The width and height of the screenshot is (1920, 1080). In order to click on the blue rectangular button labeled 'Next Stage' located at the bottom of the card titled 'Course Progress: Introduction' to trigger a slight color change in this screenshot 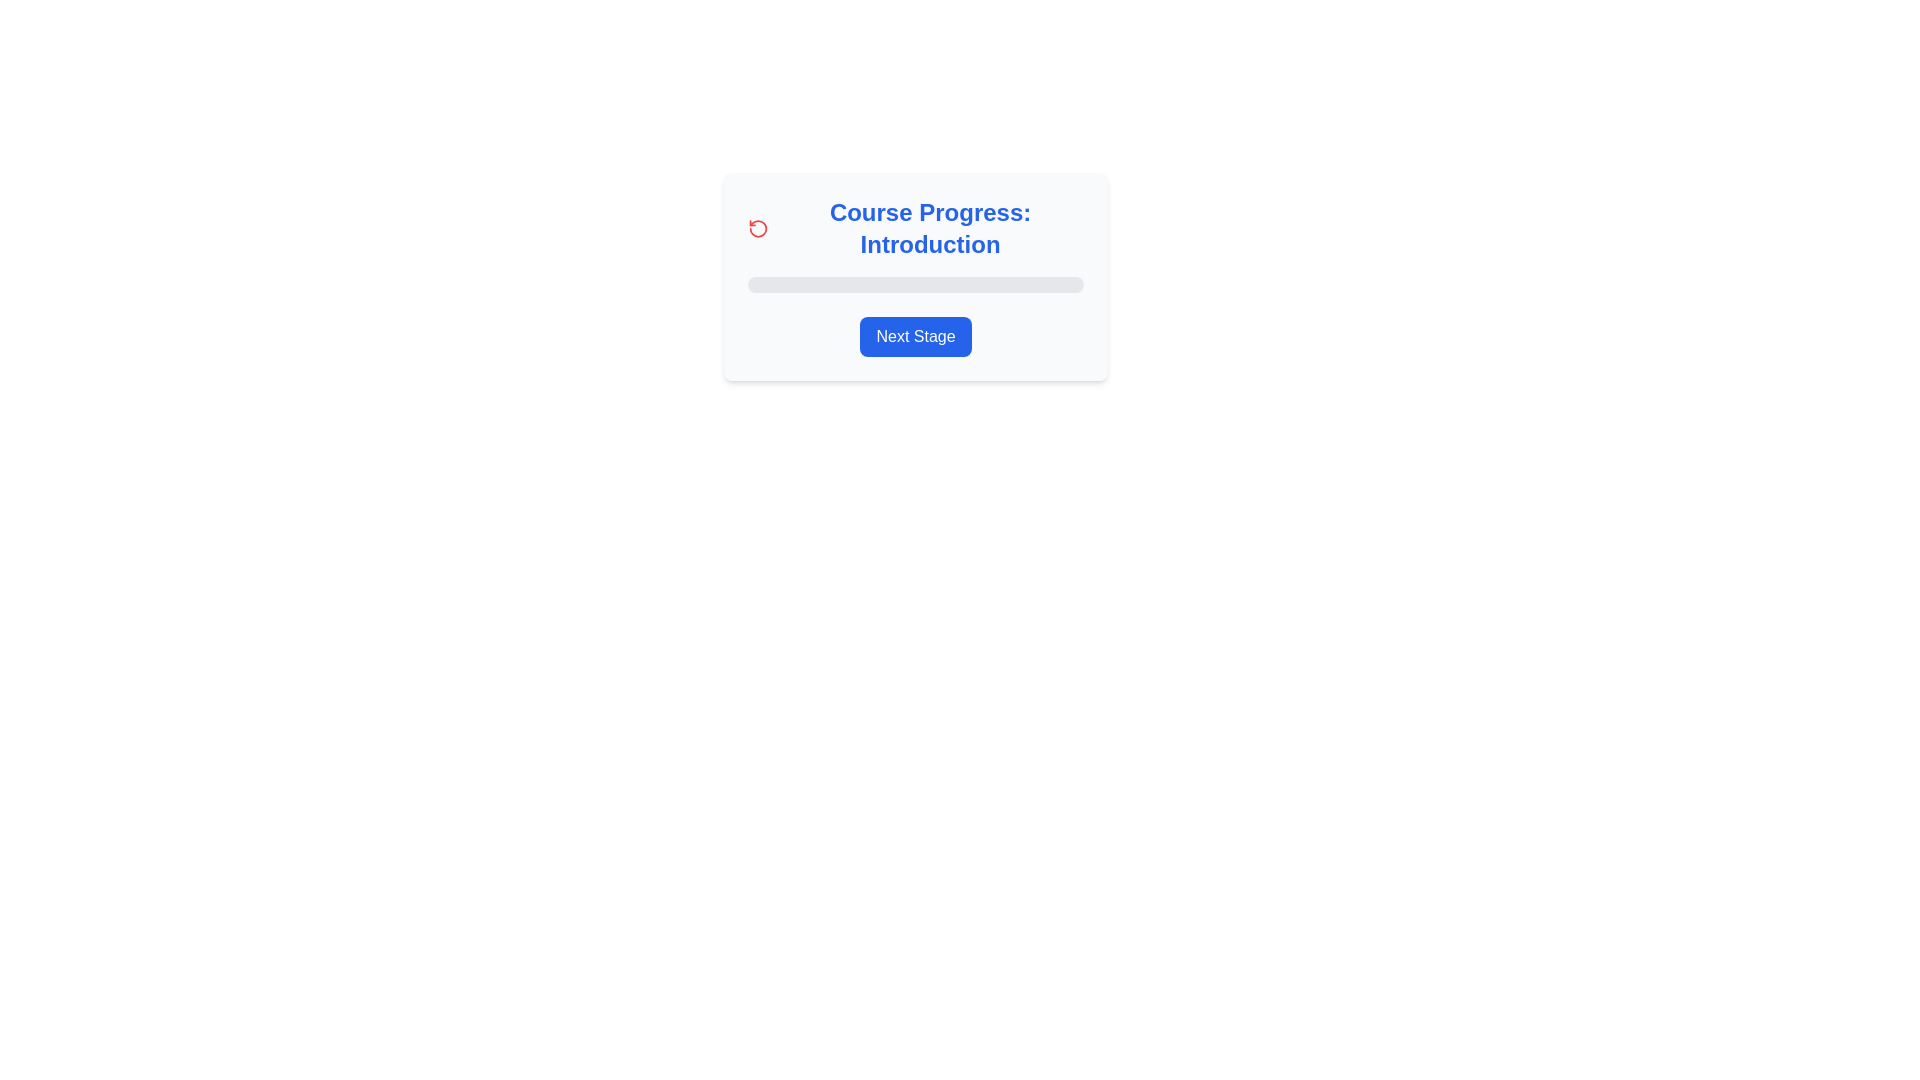, I will do `click(915, 335)`.